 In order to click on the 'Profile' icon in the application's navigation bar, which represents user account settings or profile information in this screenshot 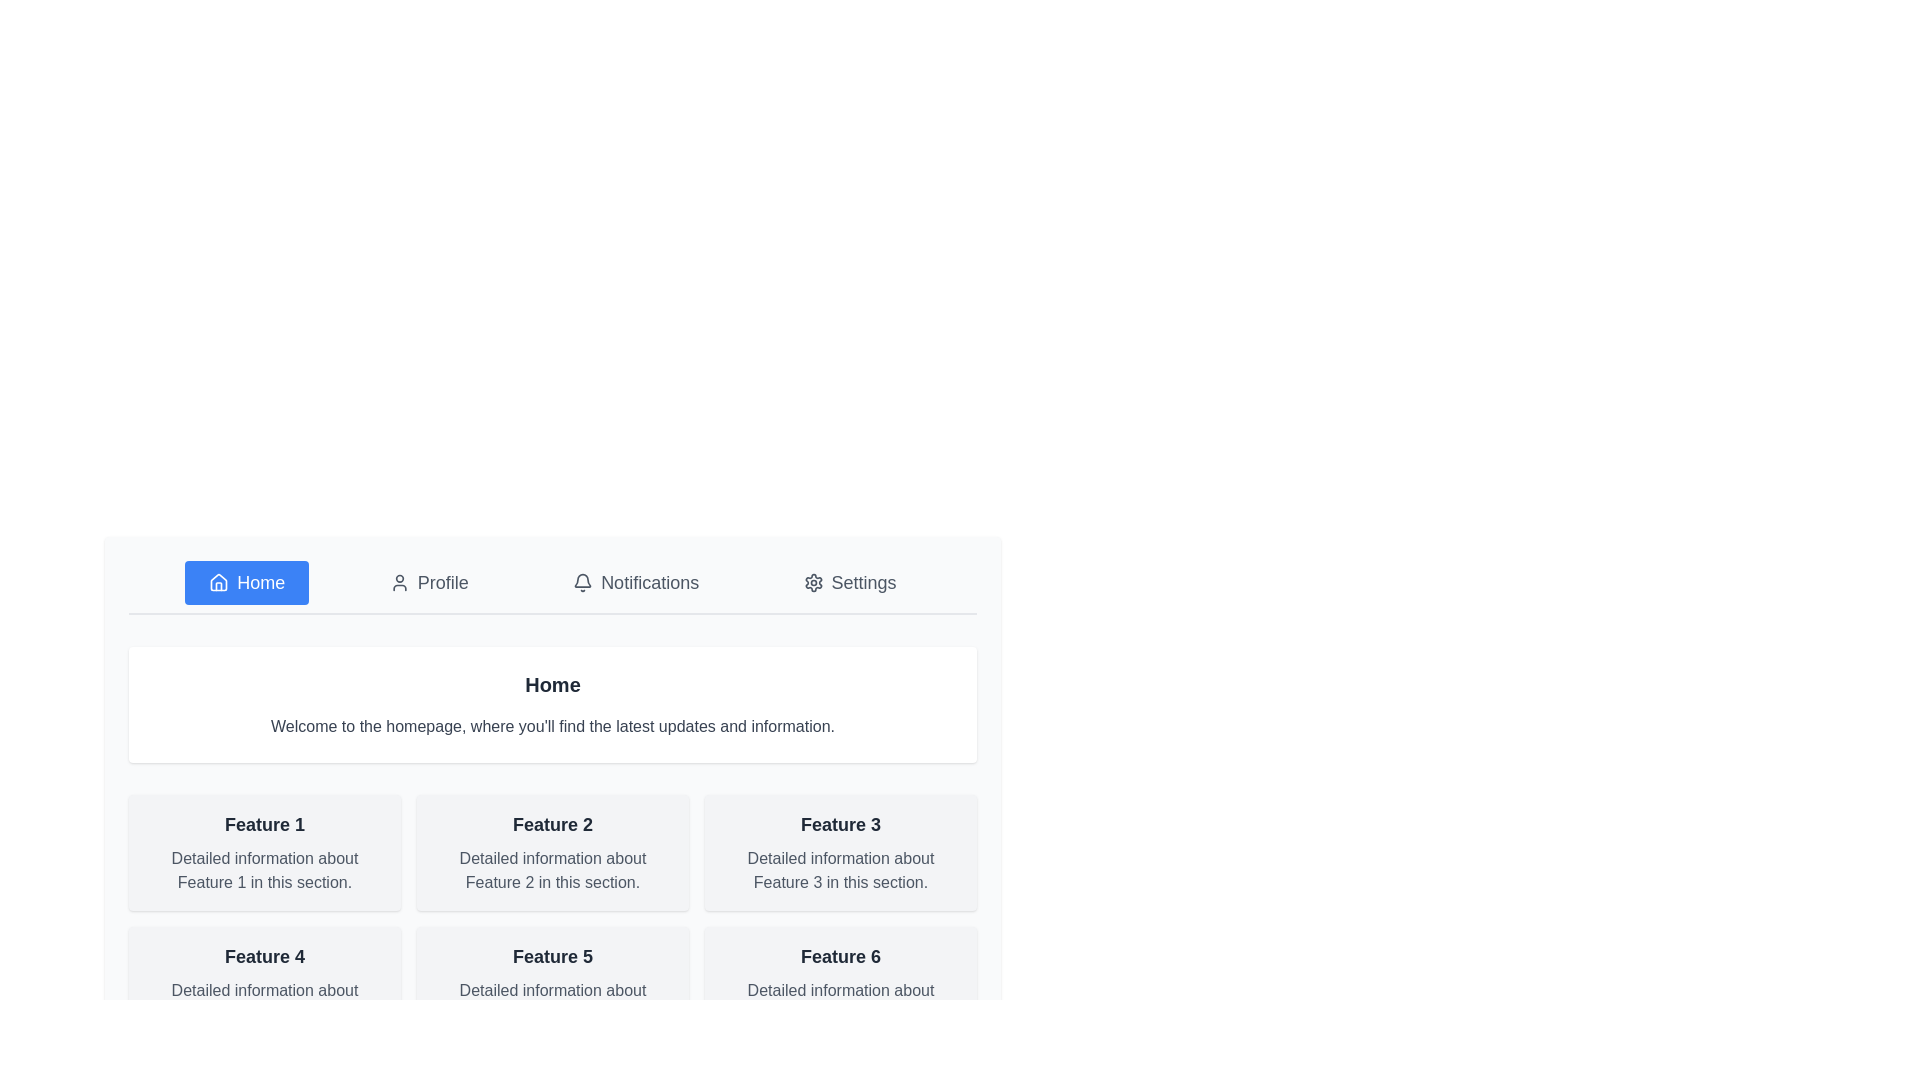, I will do `click(399, 582)`.